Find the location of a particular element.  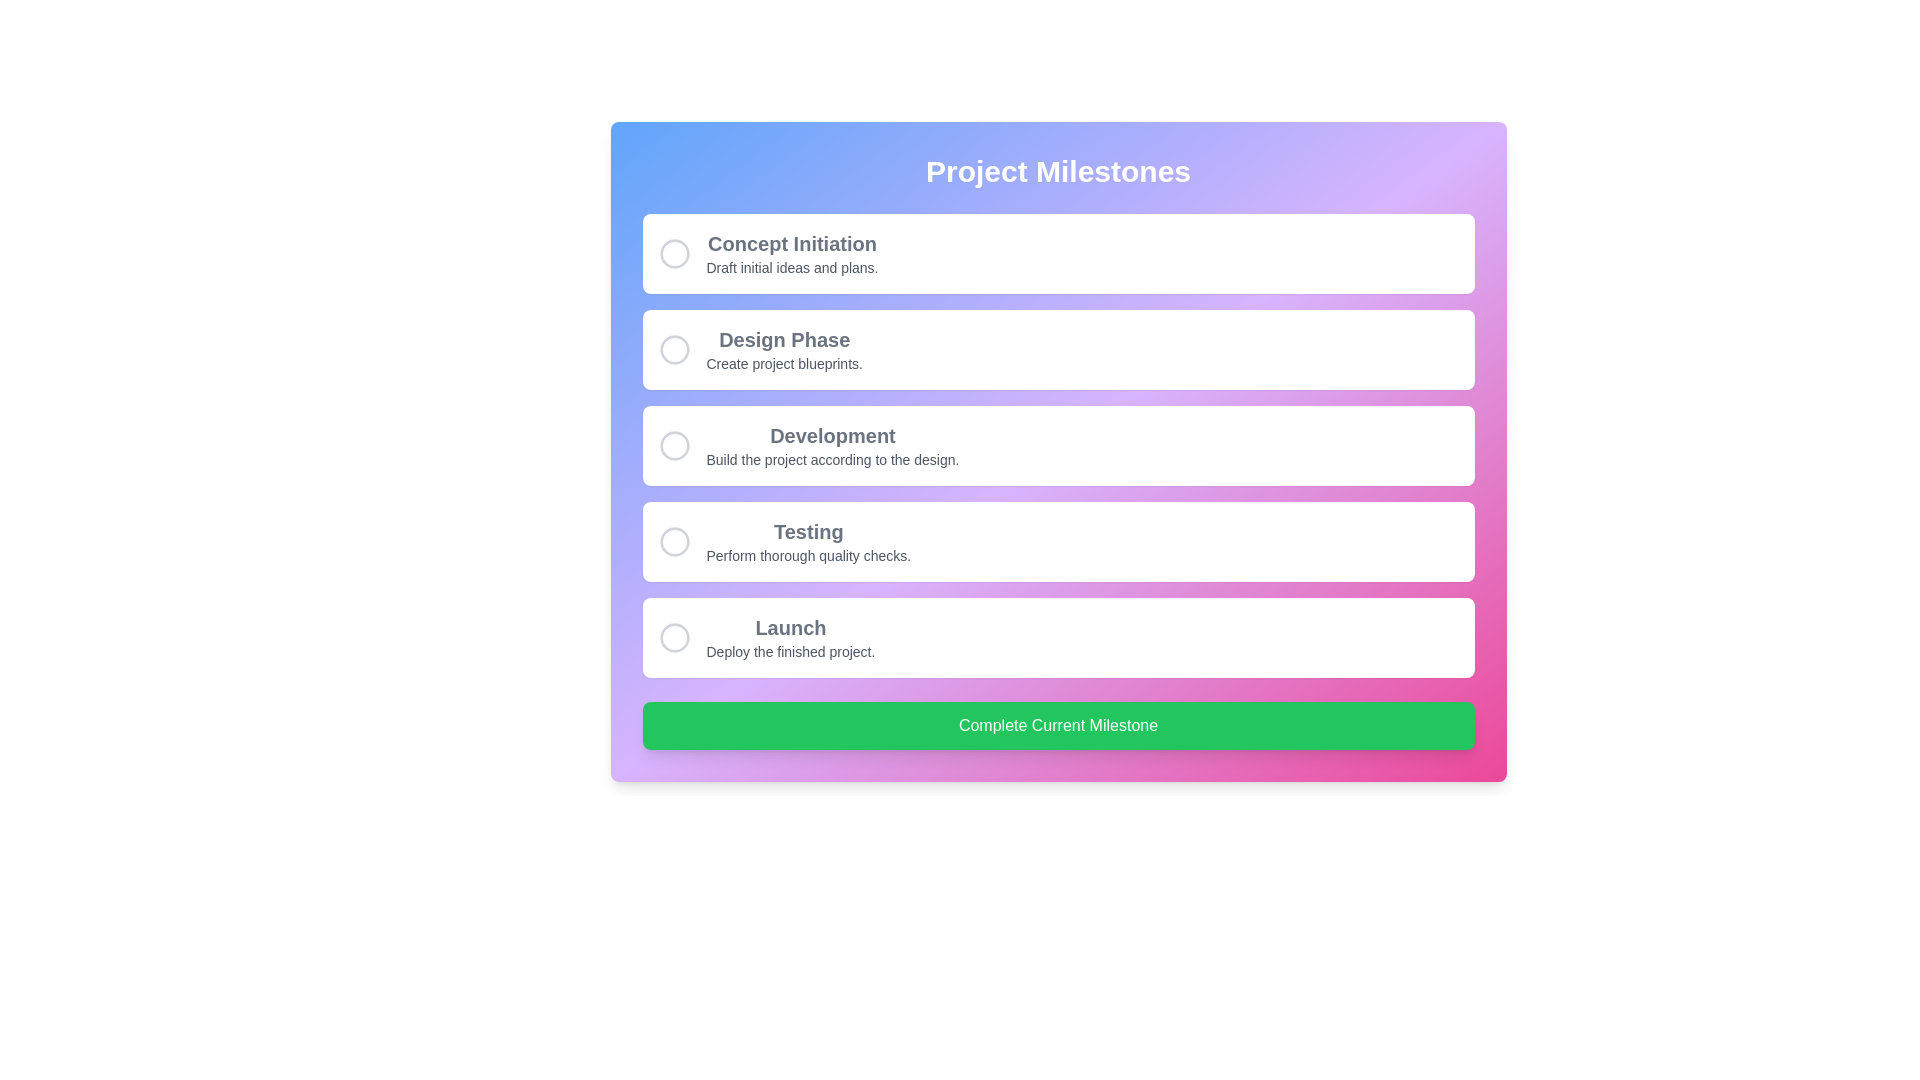

the radio button for the milestone 'Development' by clicking on it is located at coordinates (674, 445).